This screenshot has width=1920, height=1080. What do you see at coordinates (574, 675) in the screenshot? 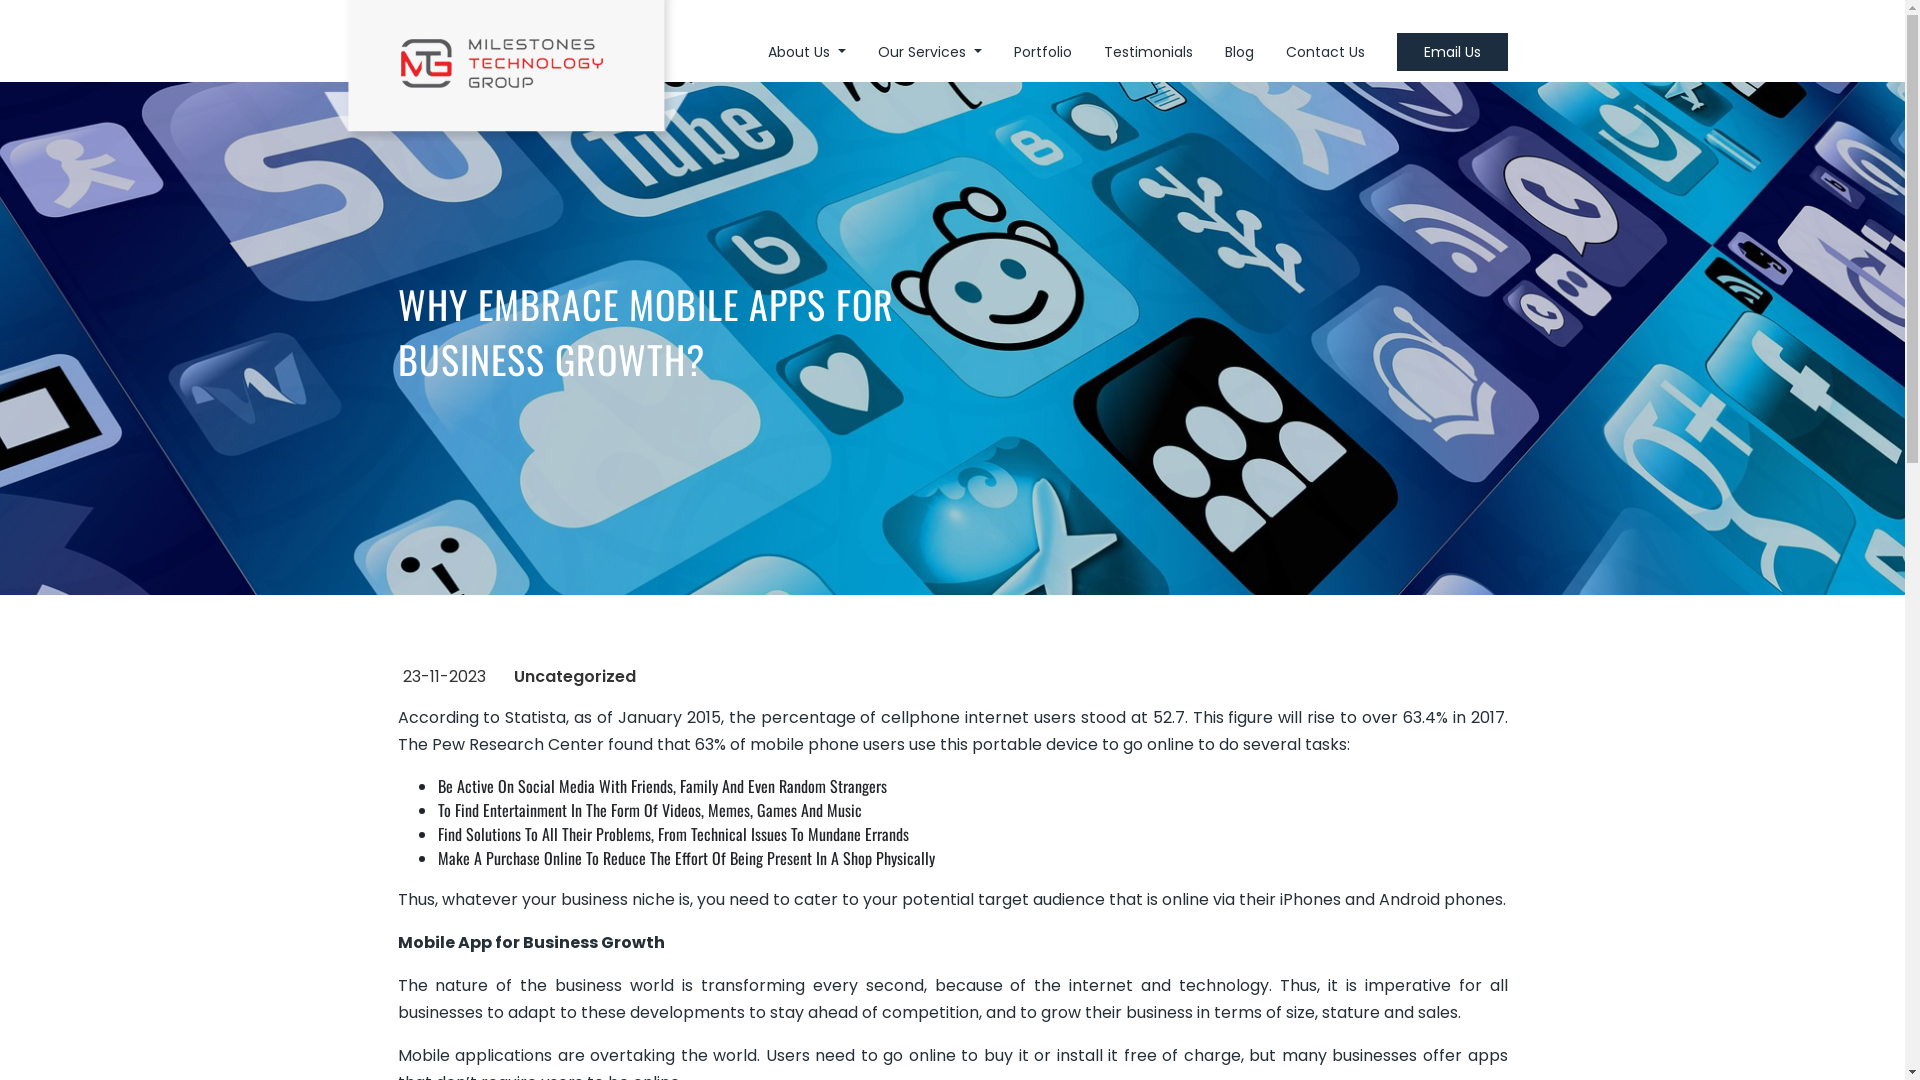
I see `'Uncategorized'` at bounding box center [574, 675].